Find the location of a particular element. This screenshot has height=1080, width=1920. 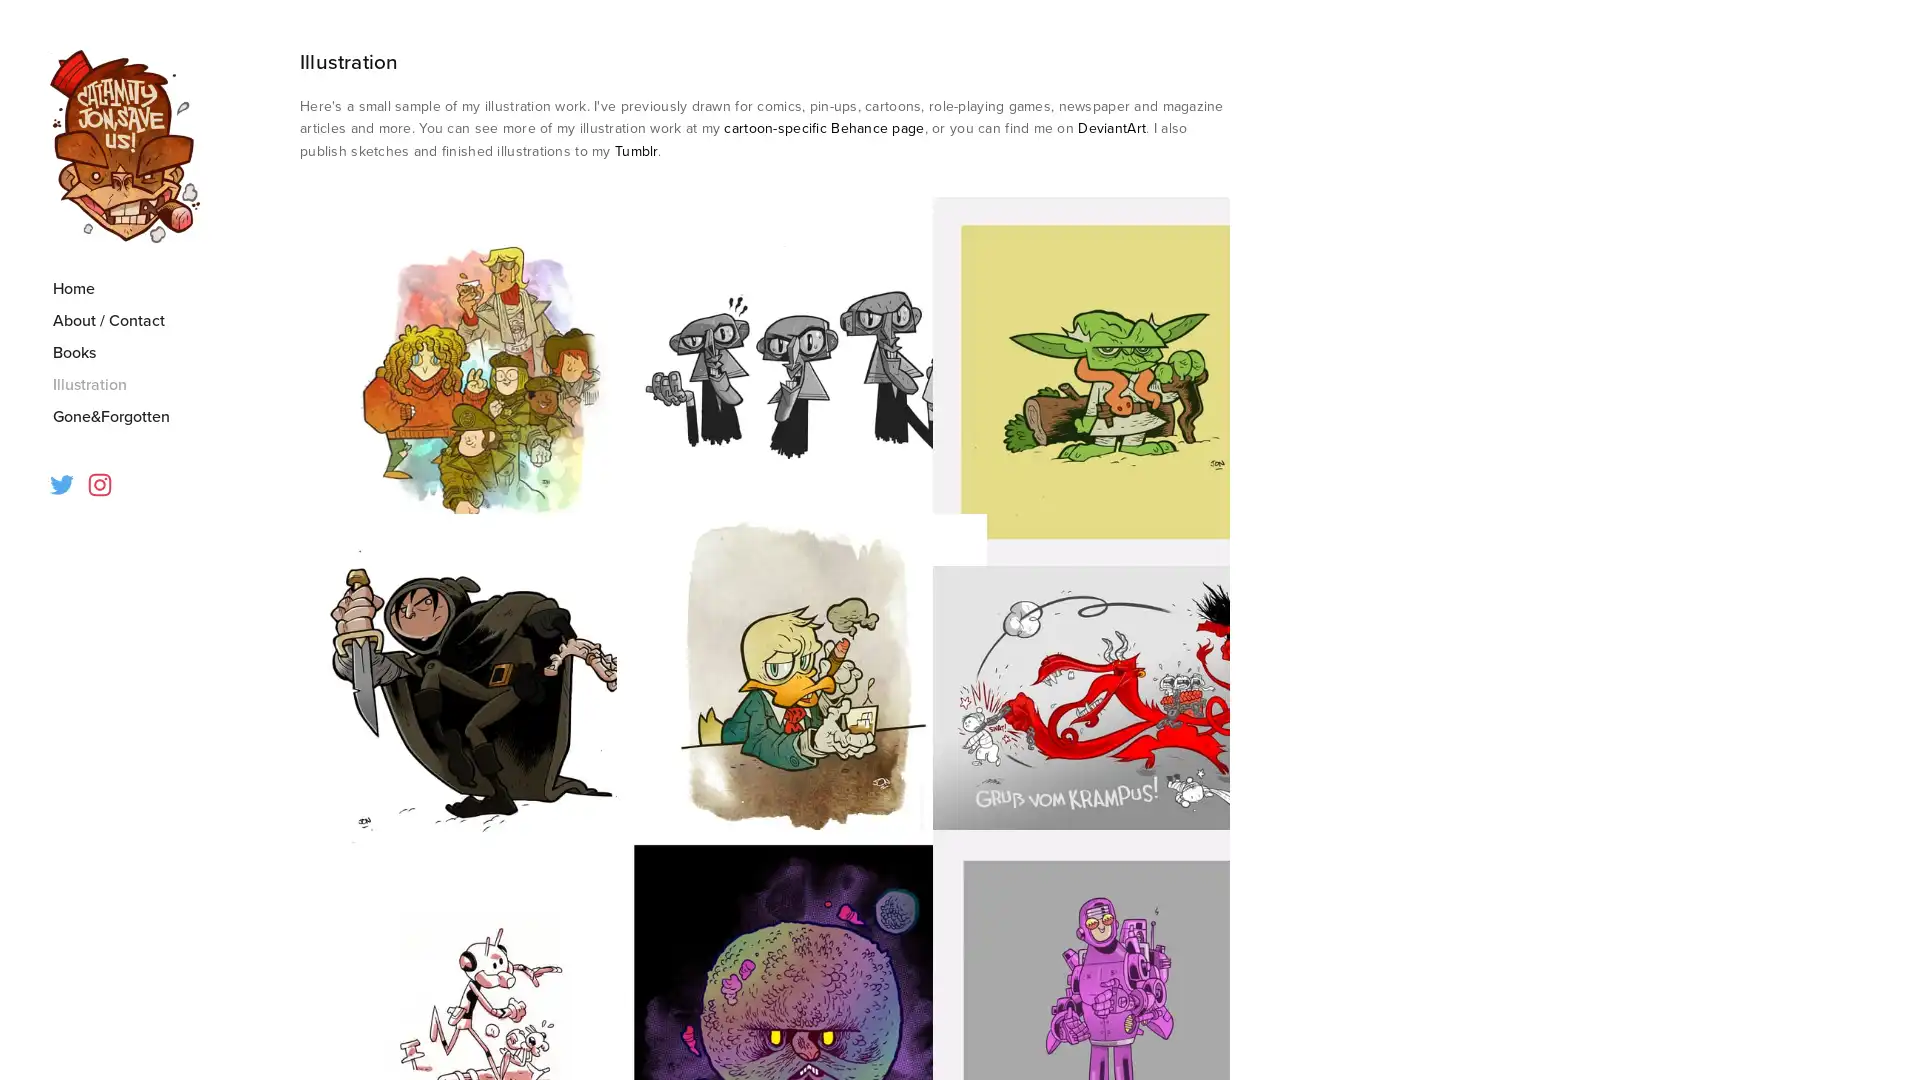

View fullsize illos02.jpg is located at coordinates (763, 343).